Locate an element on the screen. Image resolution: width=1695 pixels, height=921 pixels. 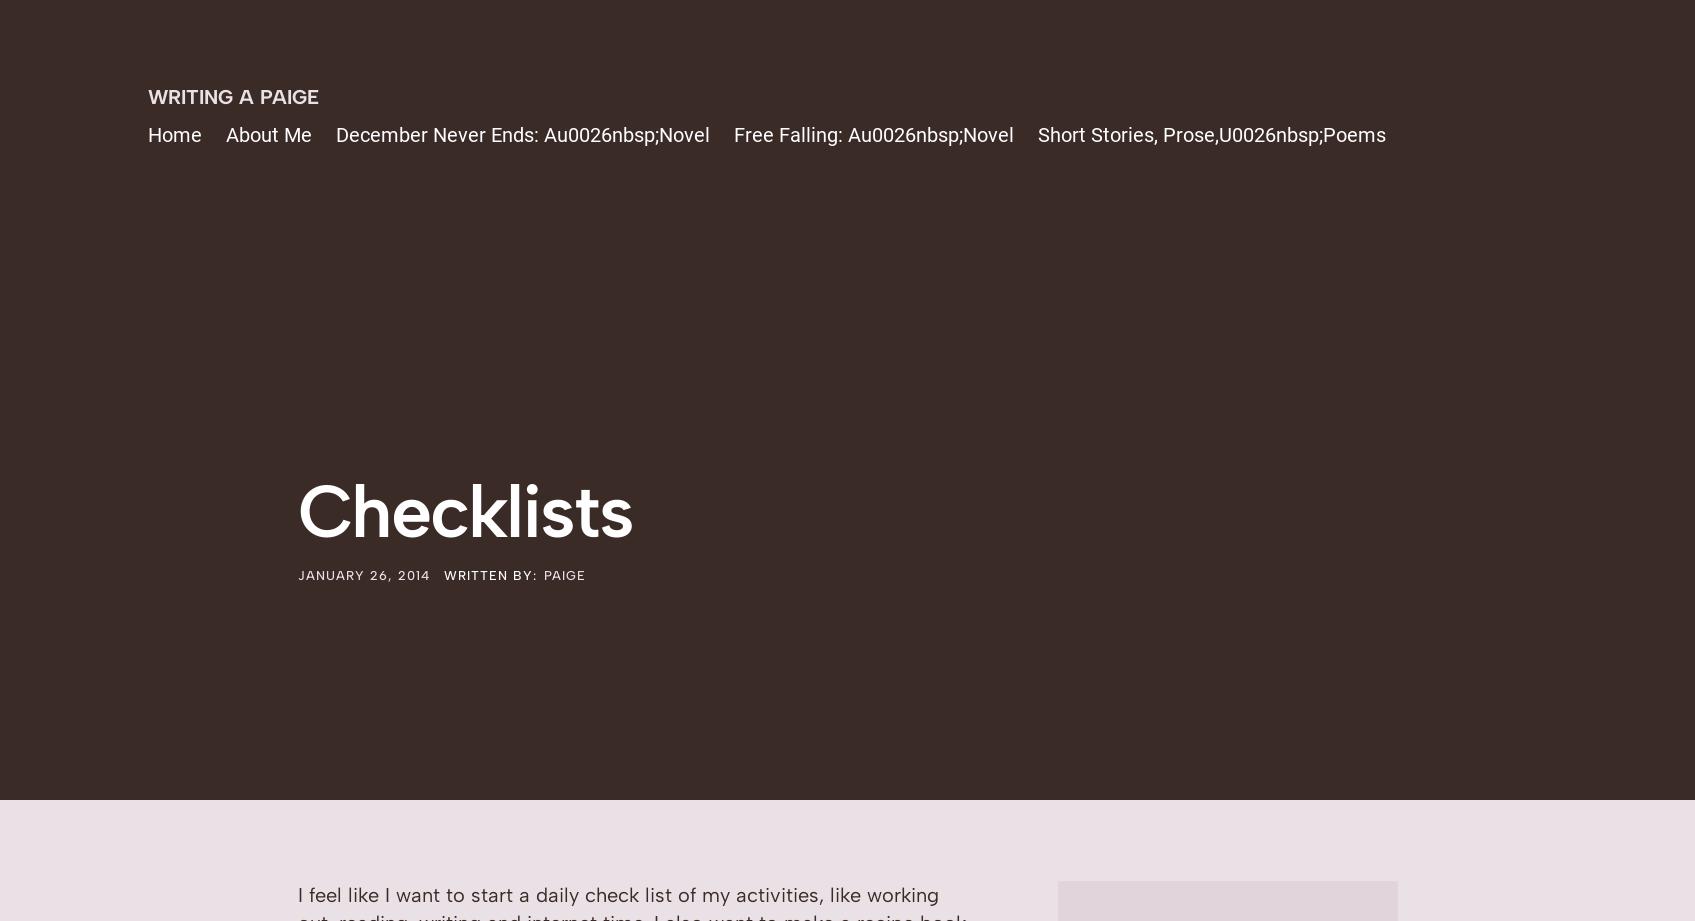
'December Never Ends: Au0026nbsp;Novel' is located at coordinates (522, 135).